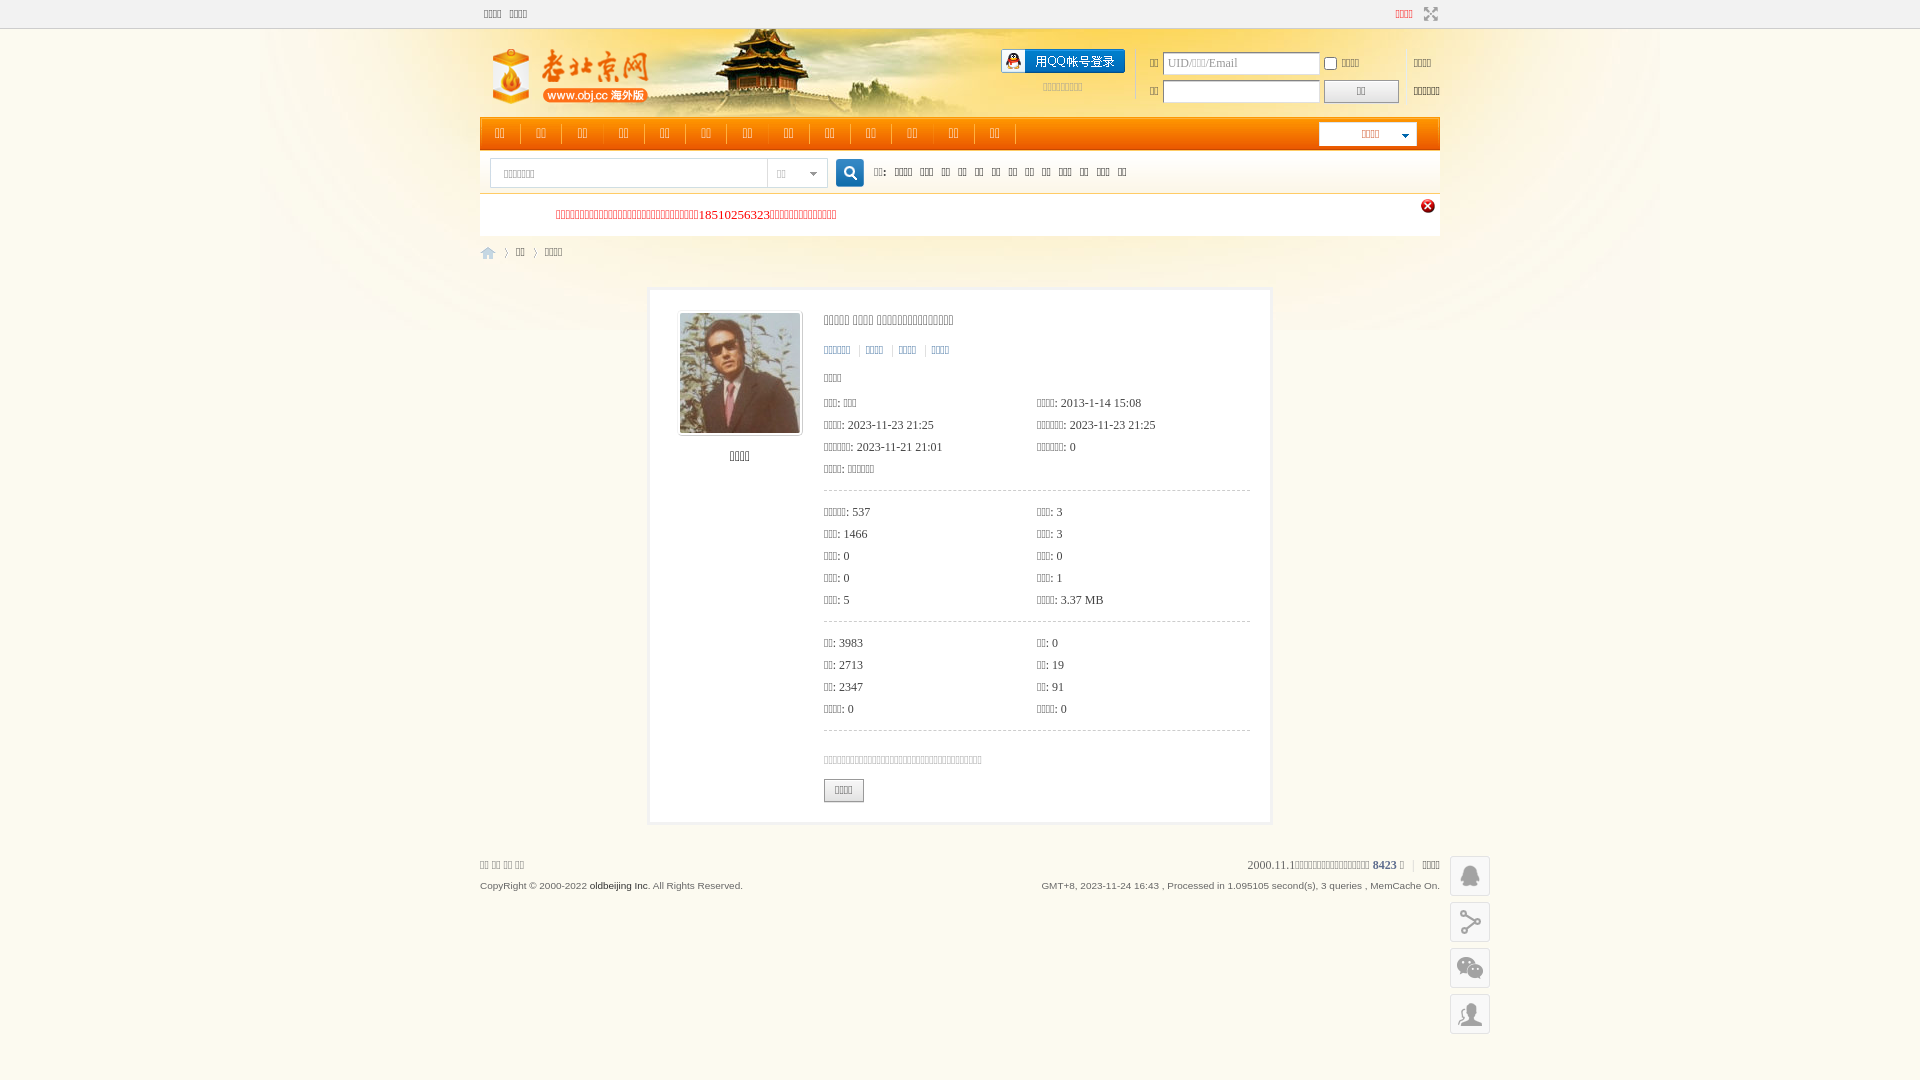 This screenshot has width=1920, height=1080. What do you see at coordinates (618, 884) in the screenshot?
I see `'oldbeijing Inc'` at bounding box center [618, 884].